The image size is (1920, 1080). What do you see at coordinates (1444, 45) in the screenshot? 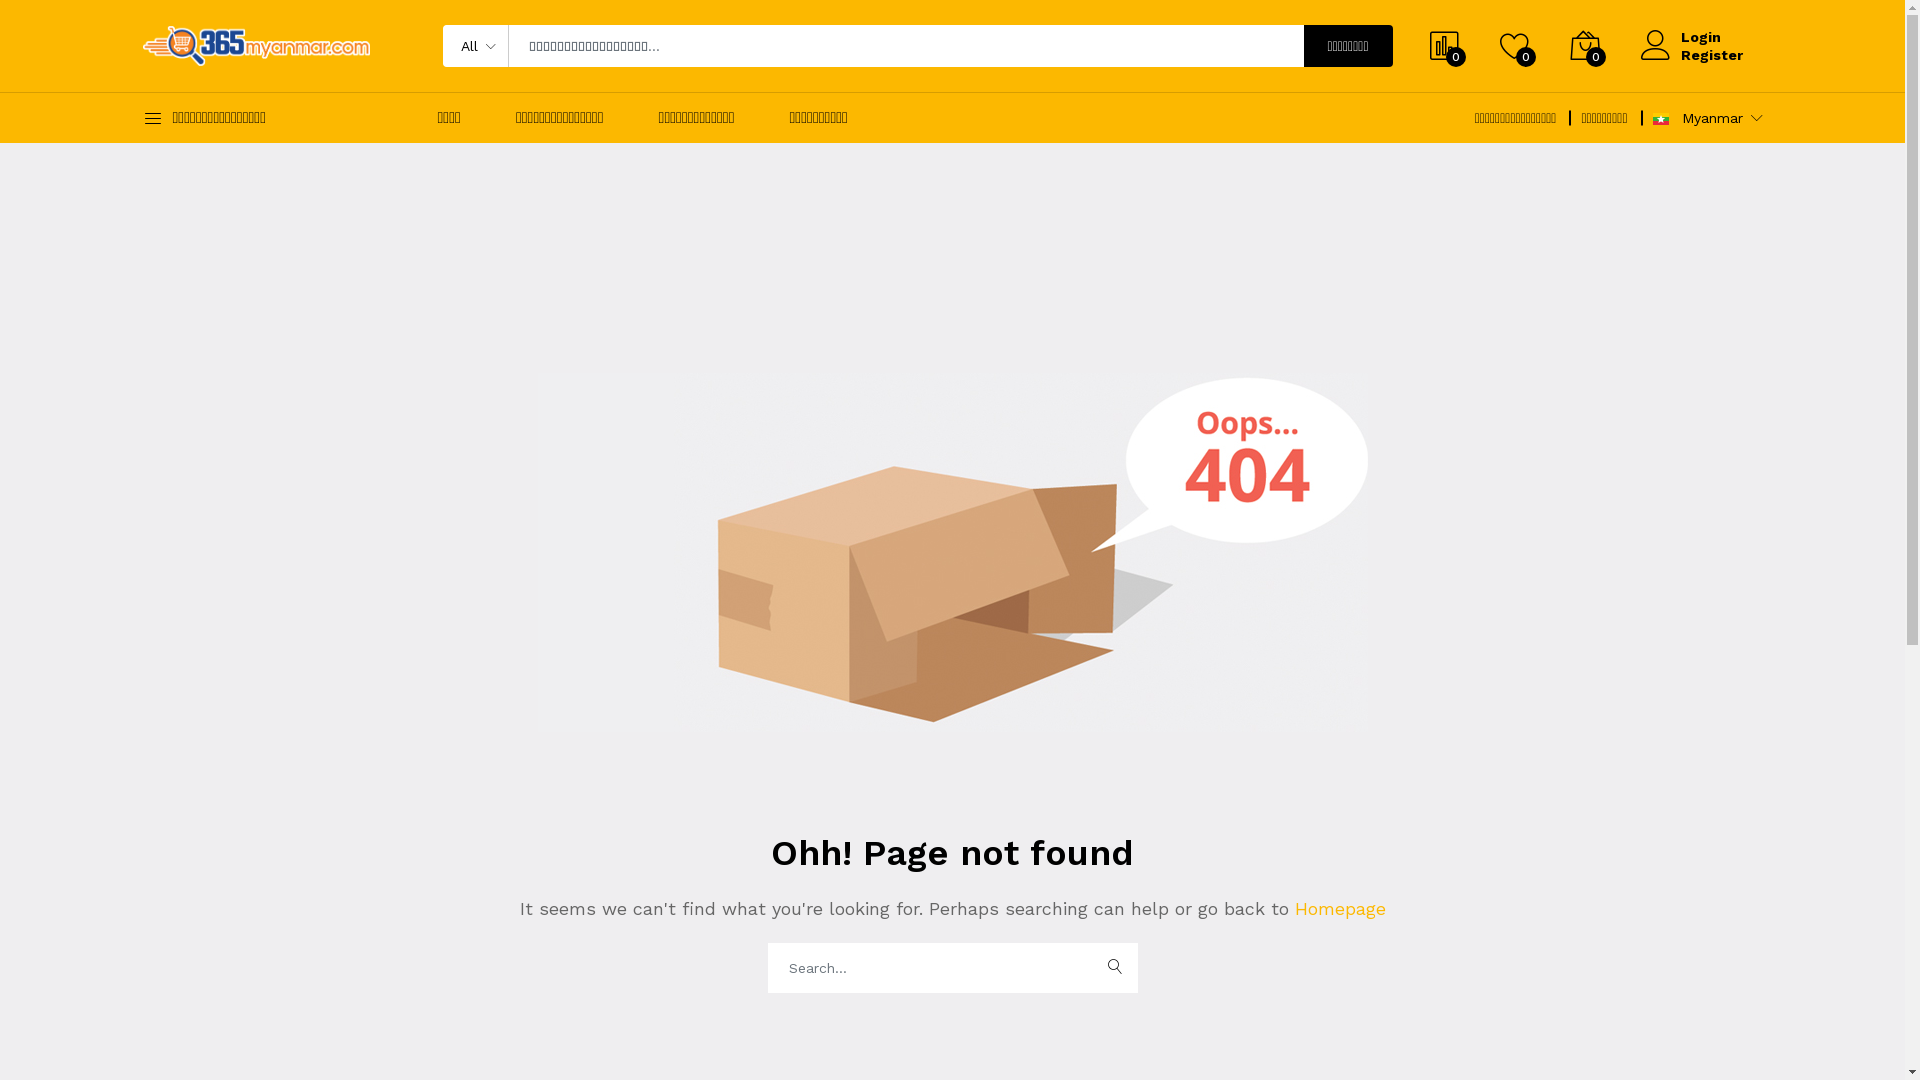
I see `'0'` at bounding box center [1444, 45].